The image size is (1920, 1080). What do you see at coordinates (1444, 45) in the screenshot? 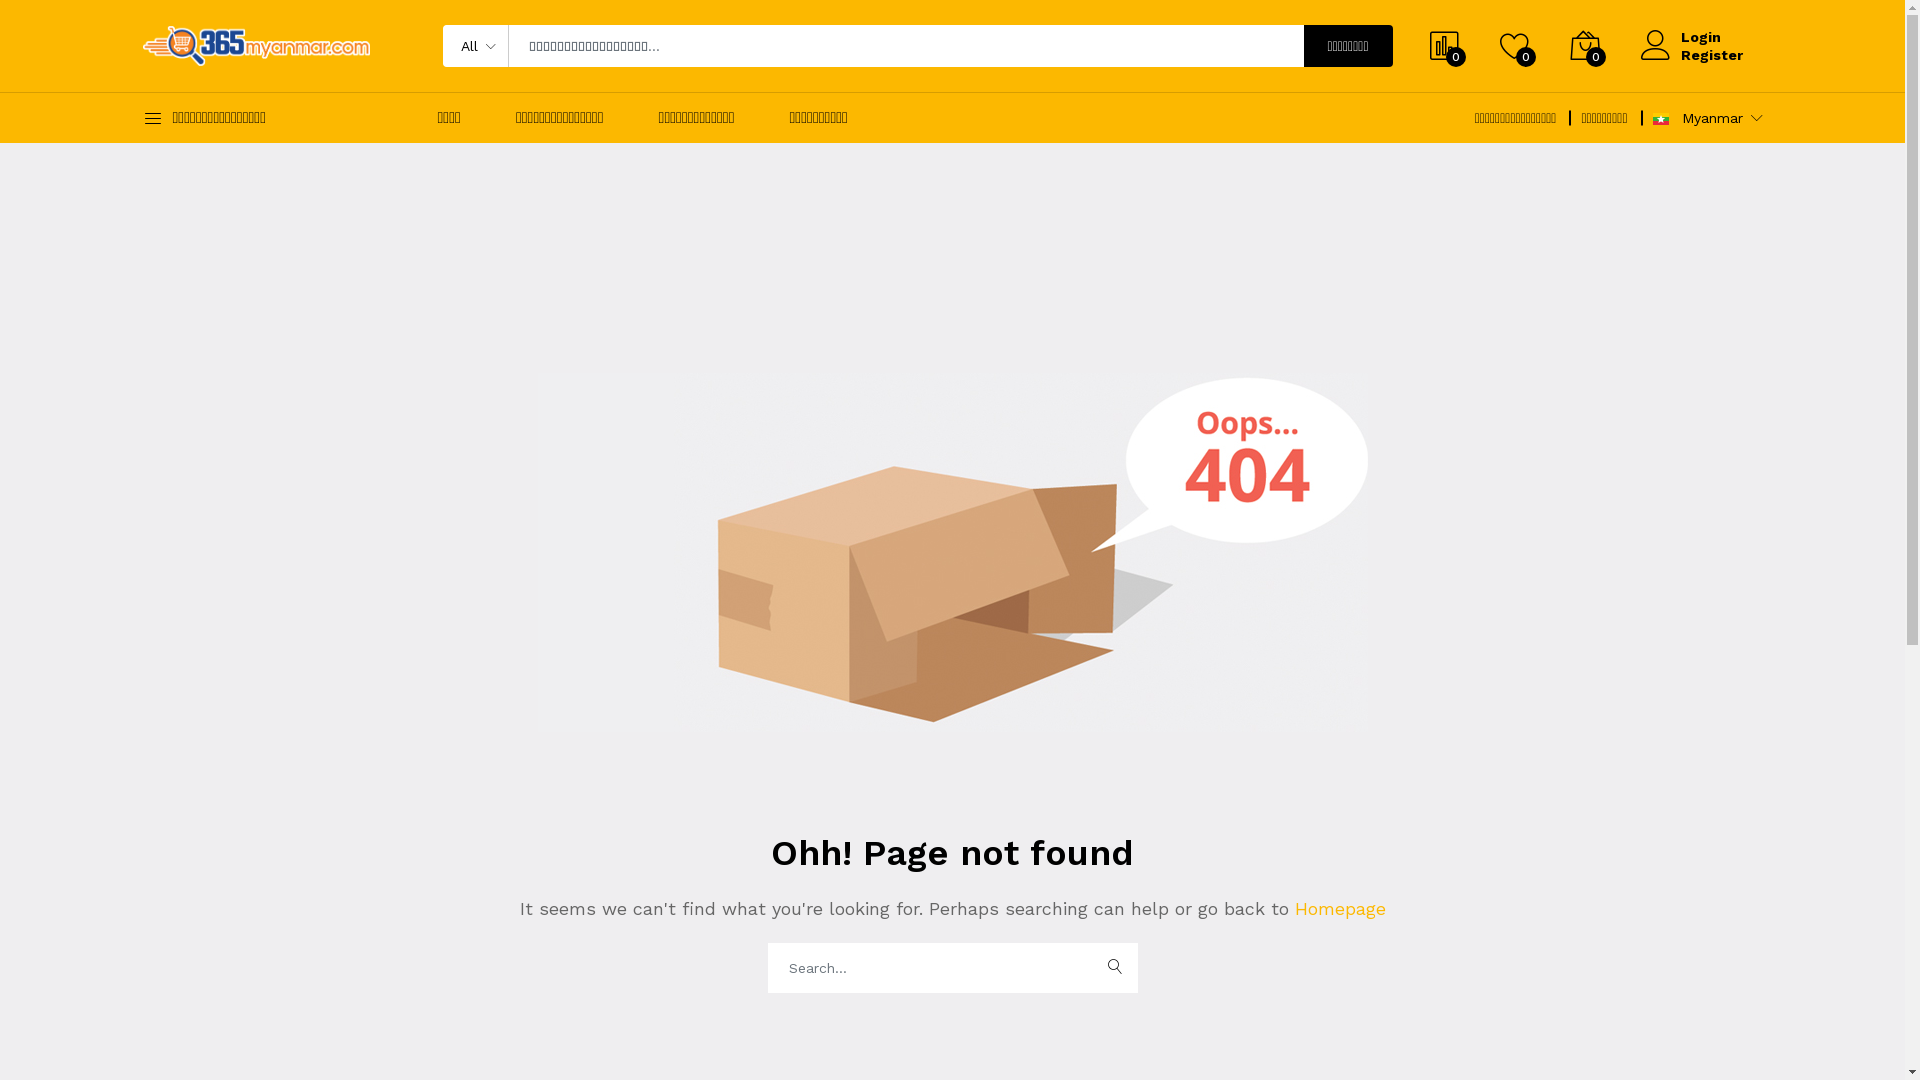
I see `'0'` at bounding box center [1444, 45].